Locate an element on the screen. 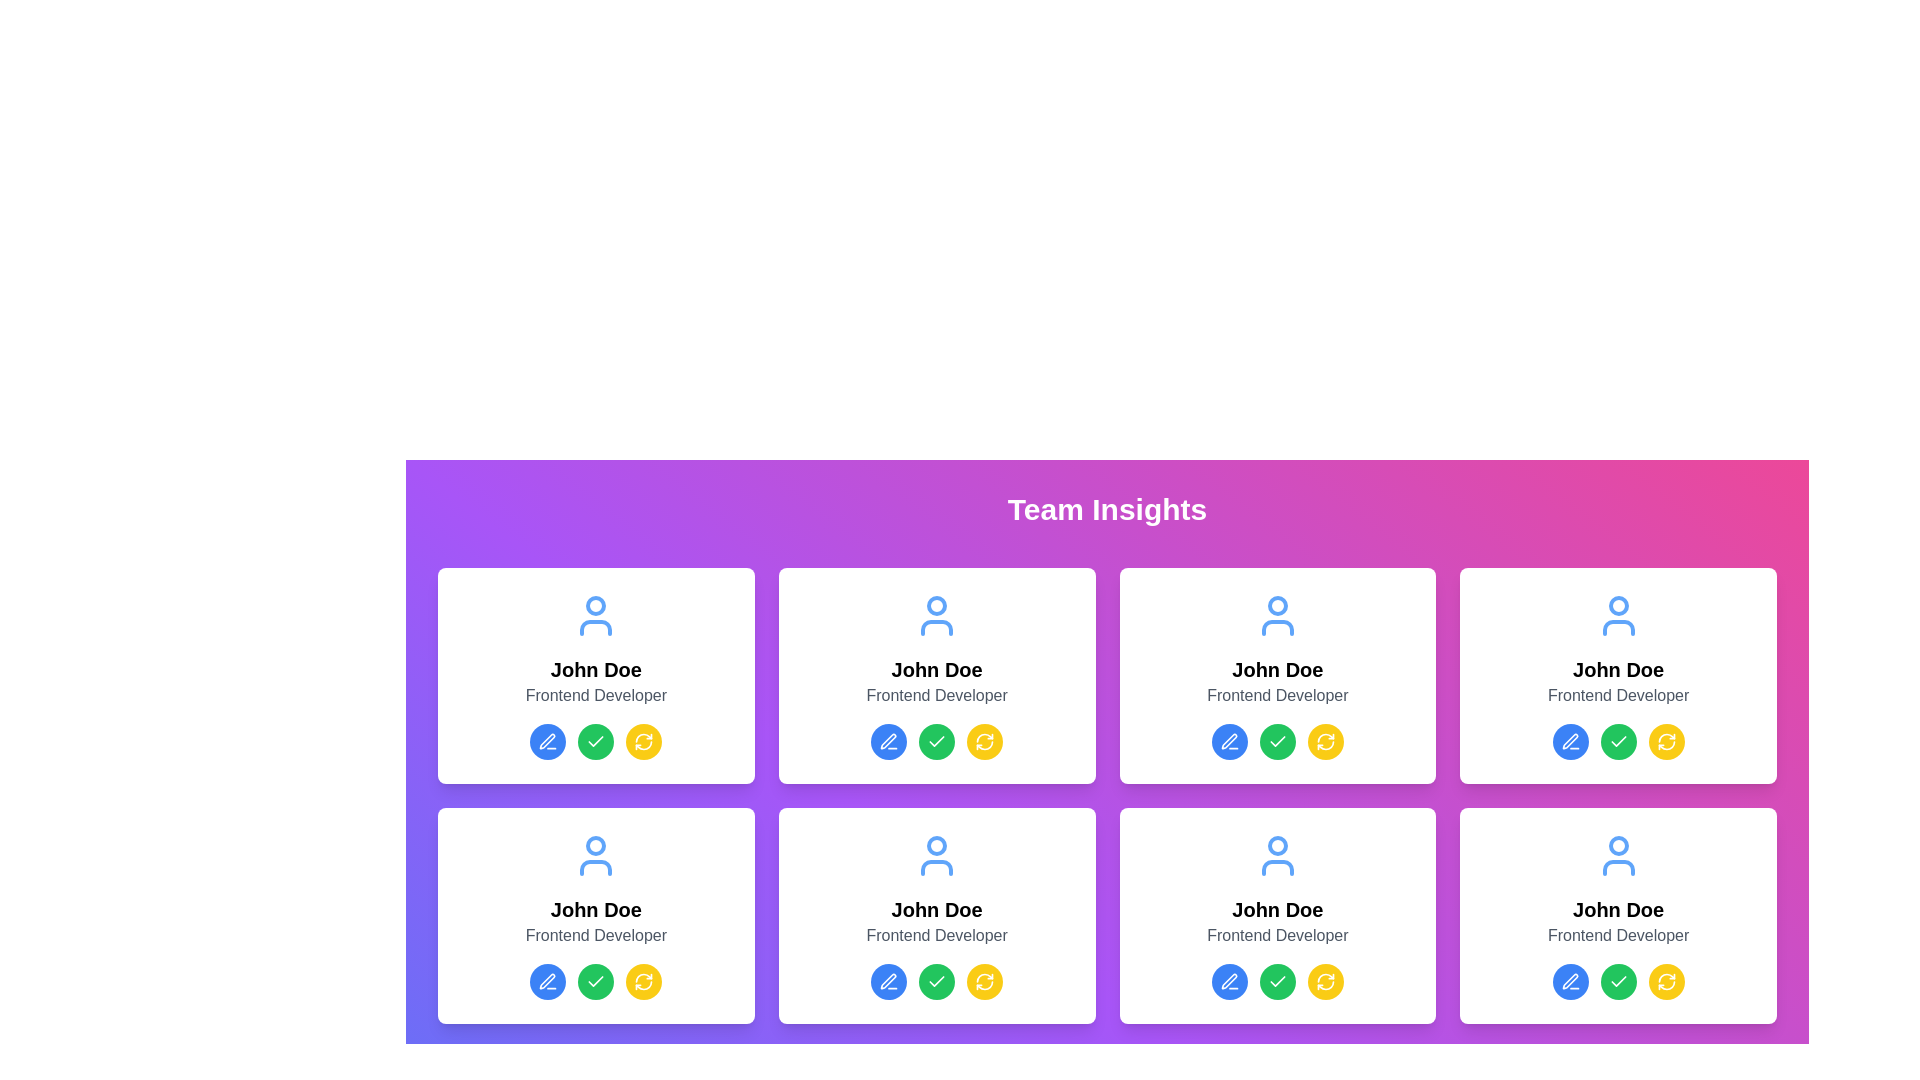 The image size is (1920, 1080). text label 'John Doe' which is styled in bold and positioned centrally within the first card under 'Team Insights' is located at coordinates (595, 670).